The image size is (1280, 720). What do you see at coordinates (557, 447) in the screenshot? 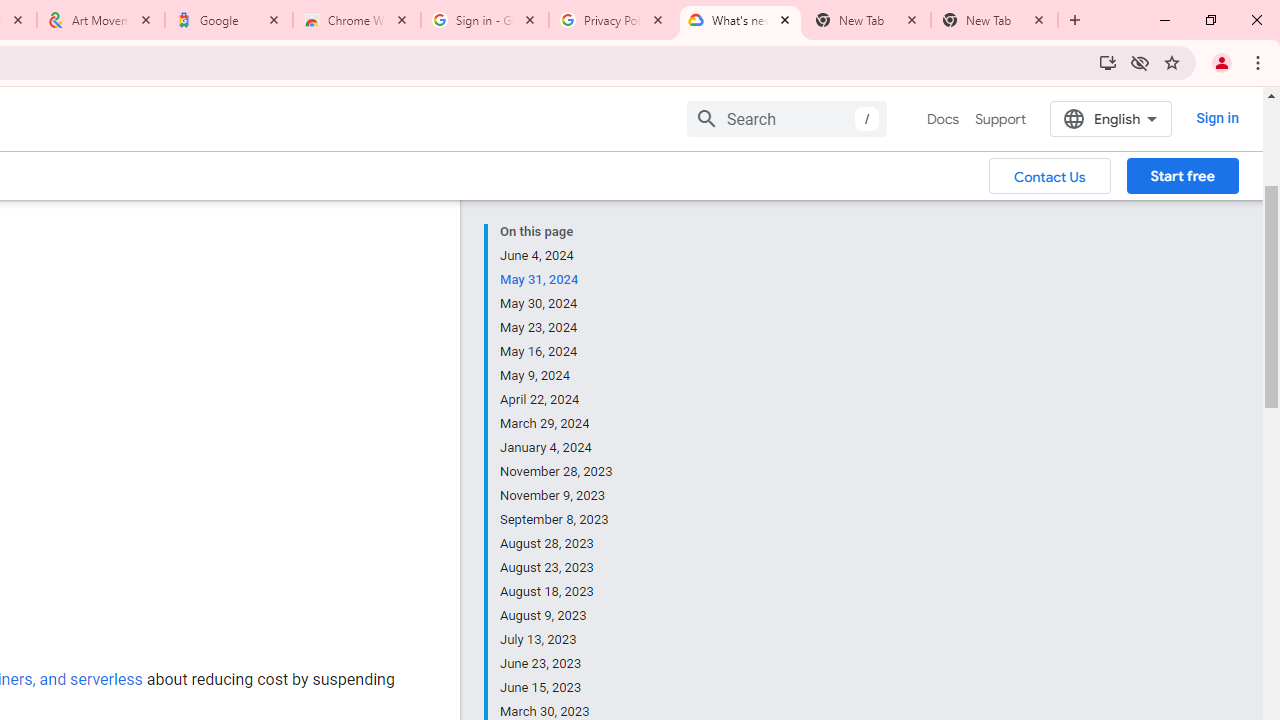
I see `'January 4, 2024'` at bounding box center [557, 447].